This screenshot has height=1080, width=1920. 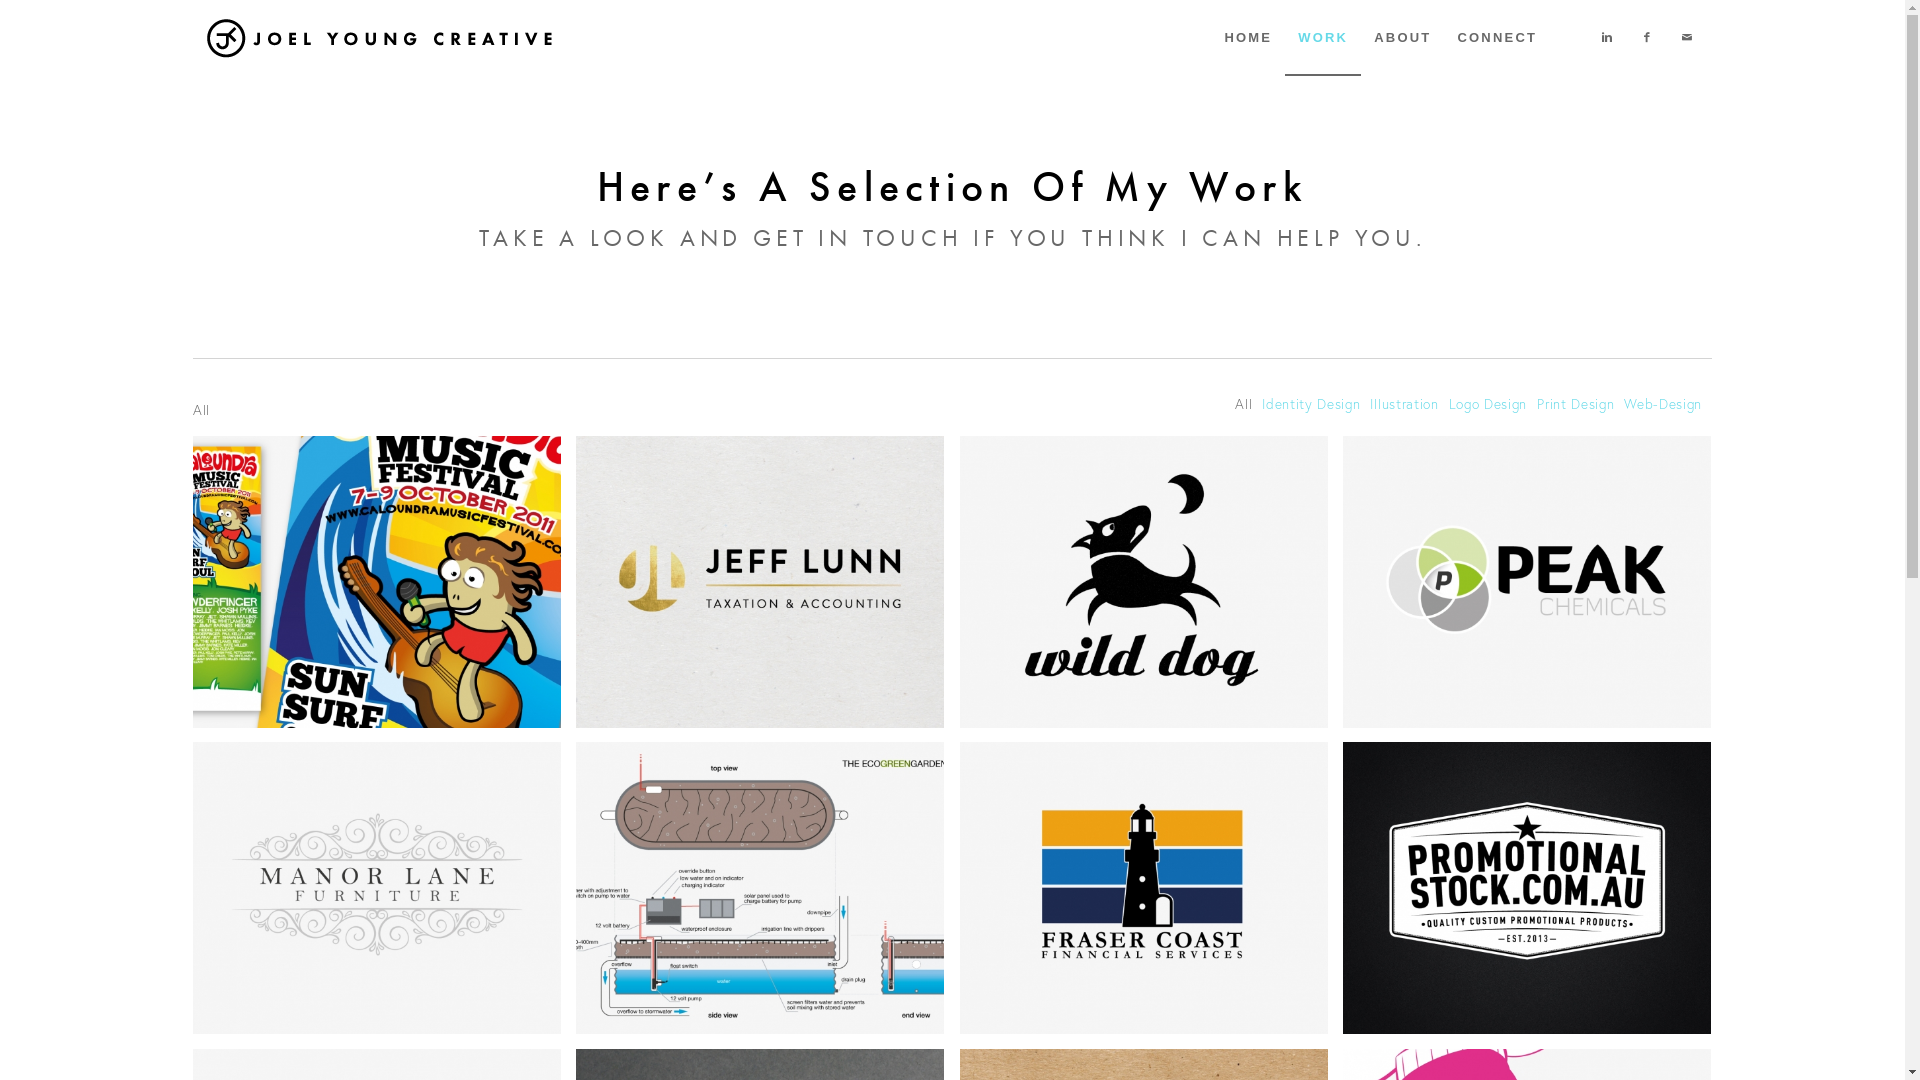 I want to click on 'WORK', so click(x=1323, y=38).